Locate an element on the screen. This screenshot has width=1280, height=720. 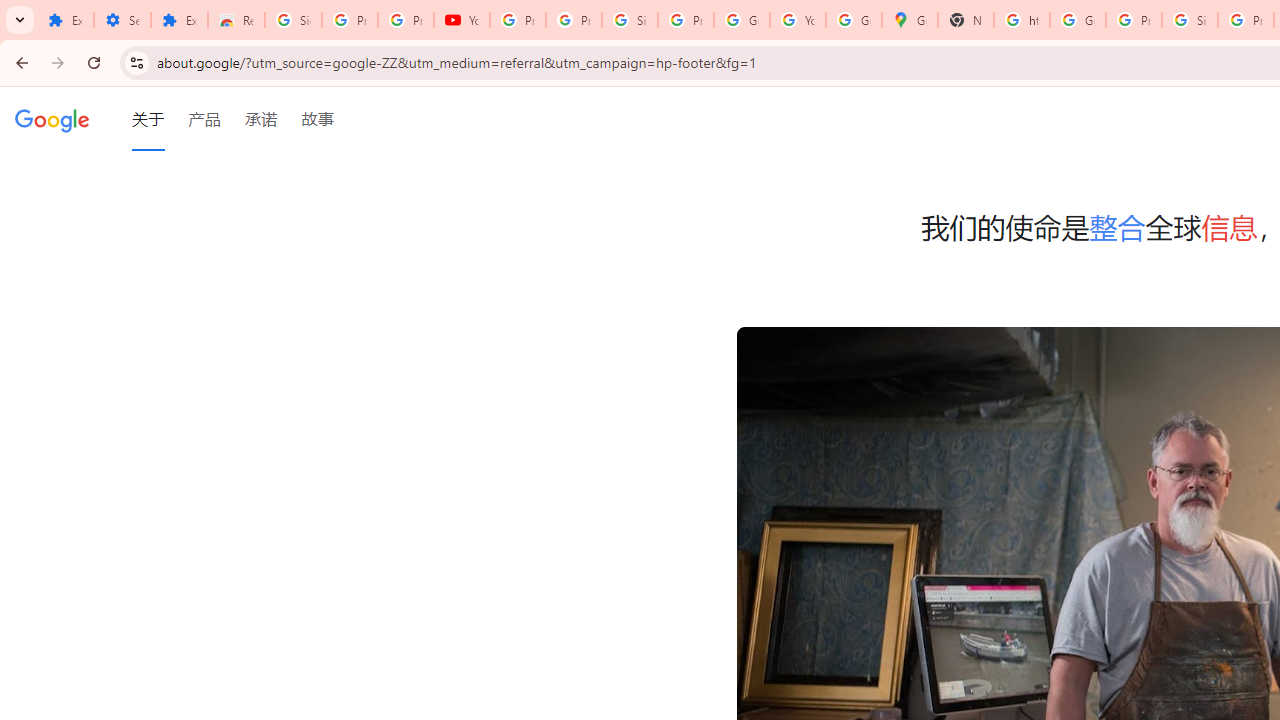
'Sign in - Google Accounts' is located at coordinates (1190, 20).